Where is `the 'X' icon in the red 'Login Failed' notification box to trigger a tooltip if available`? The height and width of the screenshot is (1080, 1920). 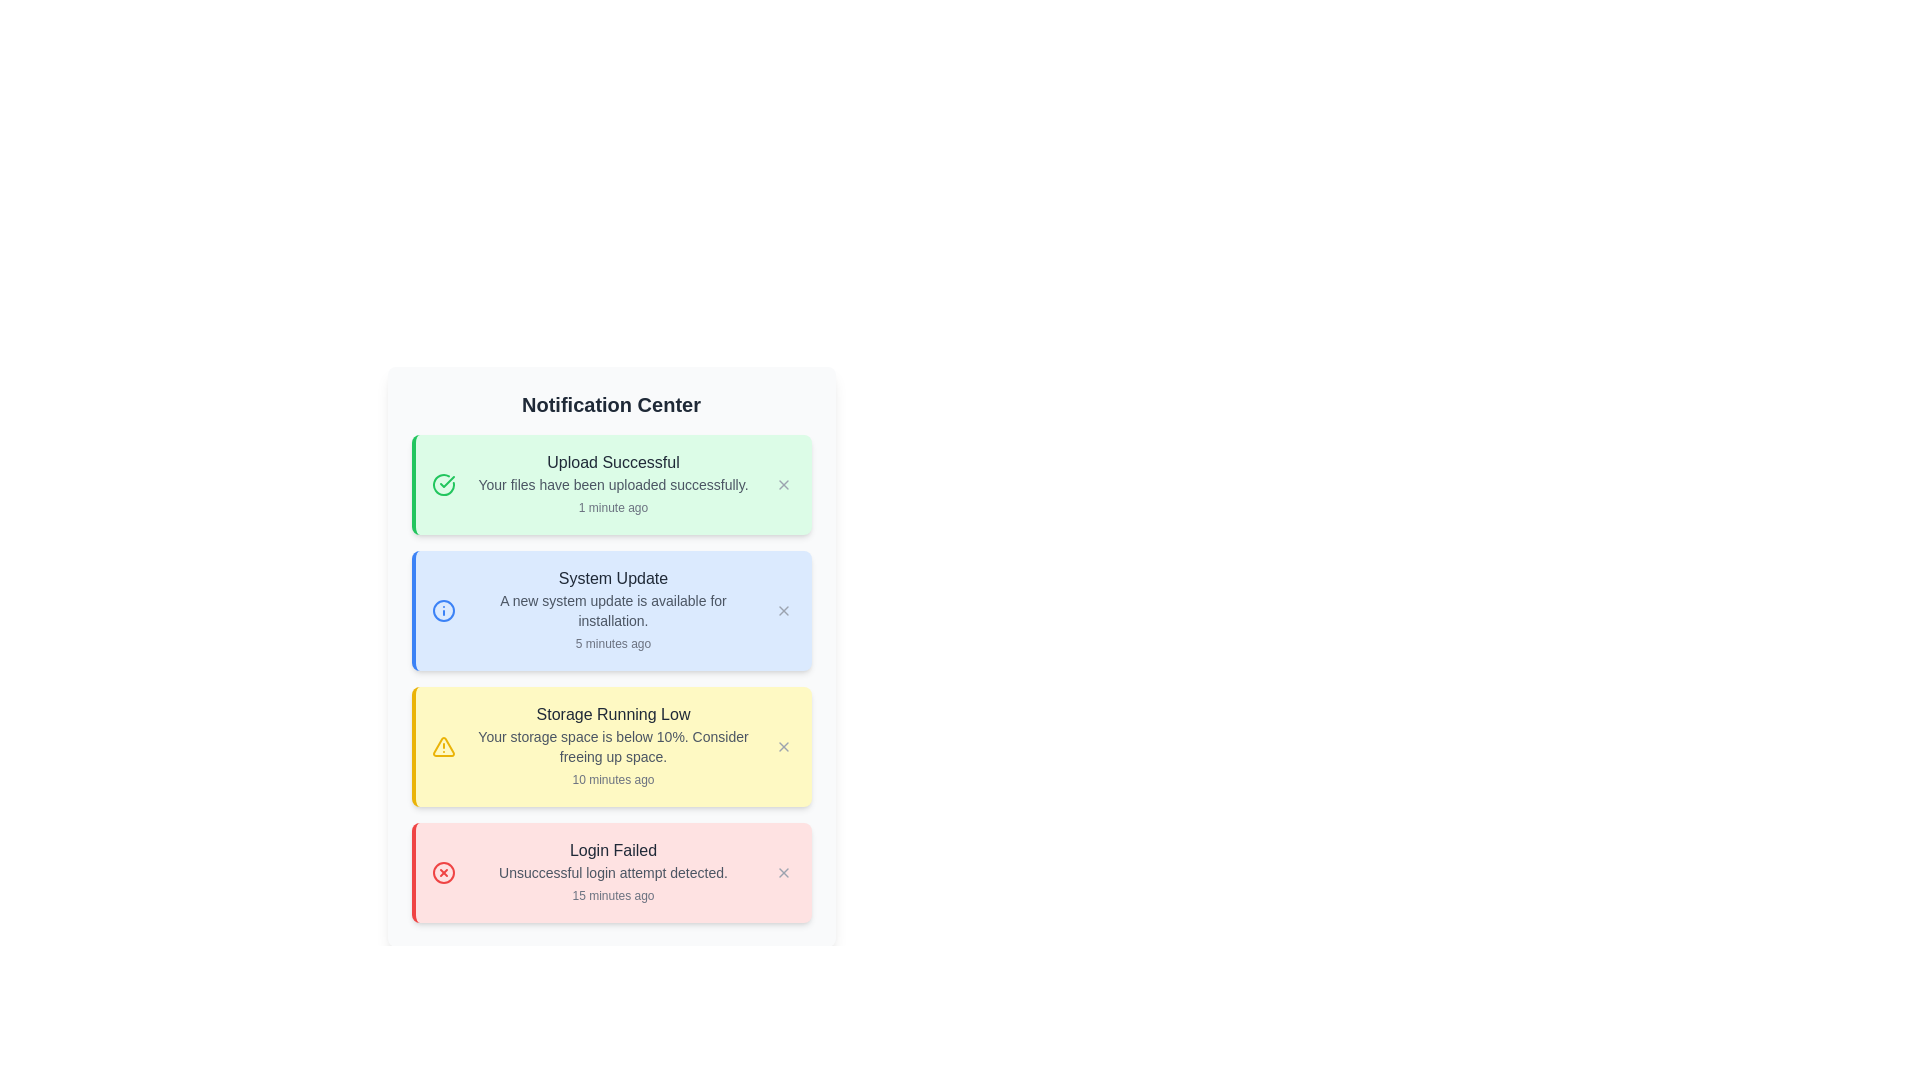 the 'X' icon in the red 'Login Failed' notification box to trigger a tooltip if available is located at coordinates (782, 871).